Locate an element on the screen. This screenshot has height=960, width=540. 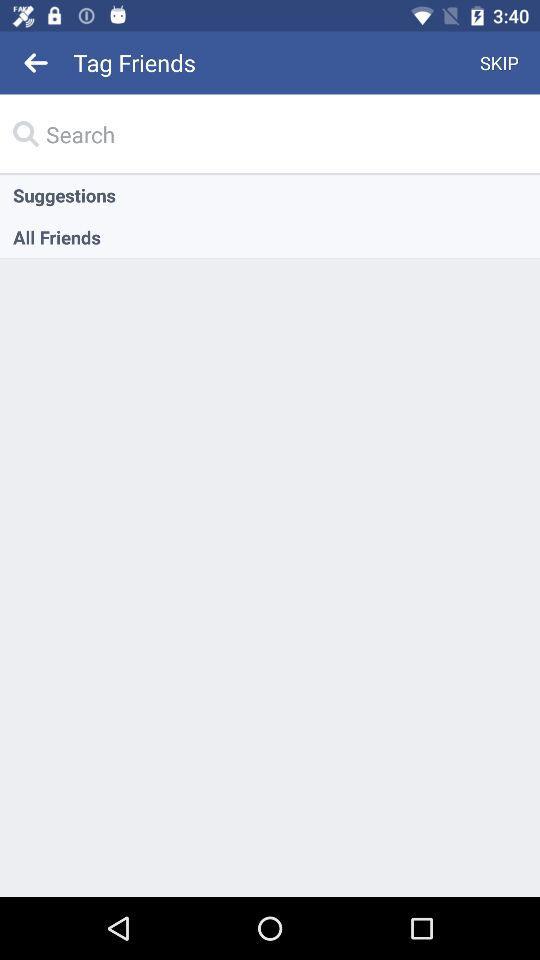
icon to the right of tag friends item is located at coordinates (498, 62).